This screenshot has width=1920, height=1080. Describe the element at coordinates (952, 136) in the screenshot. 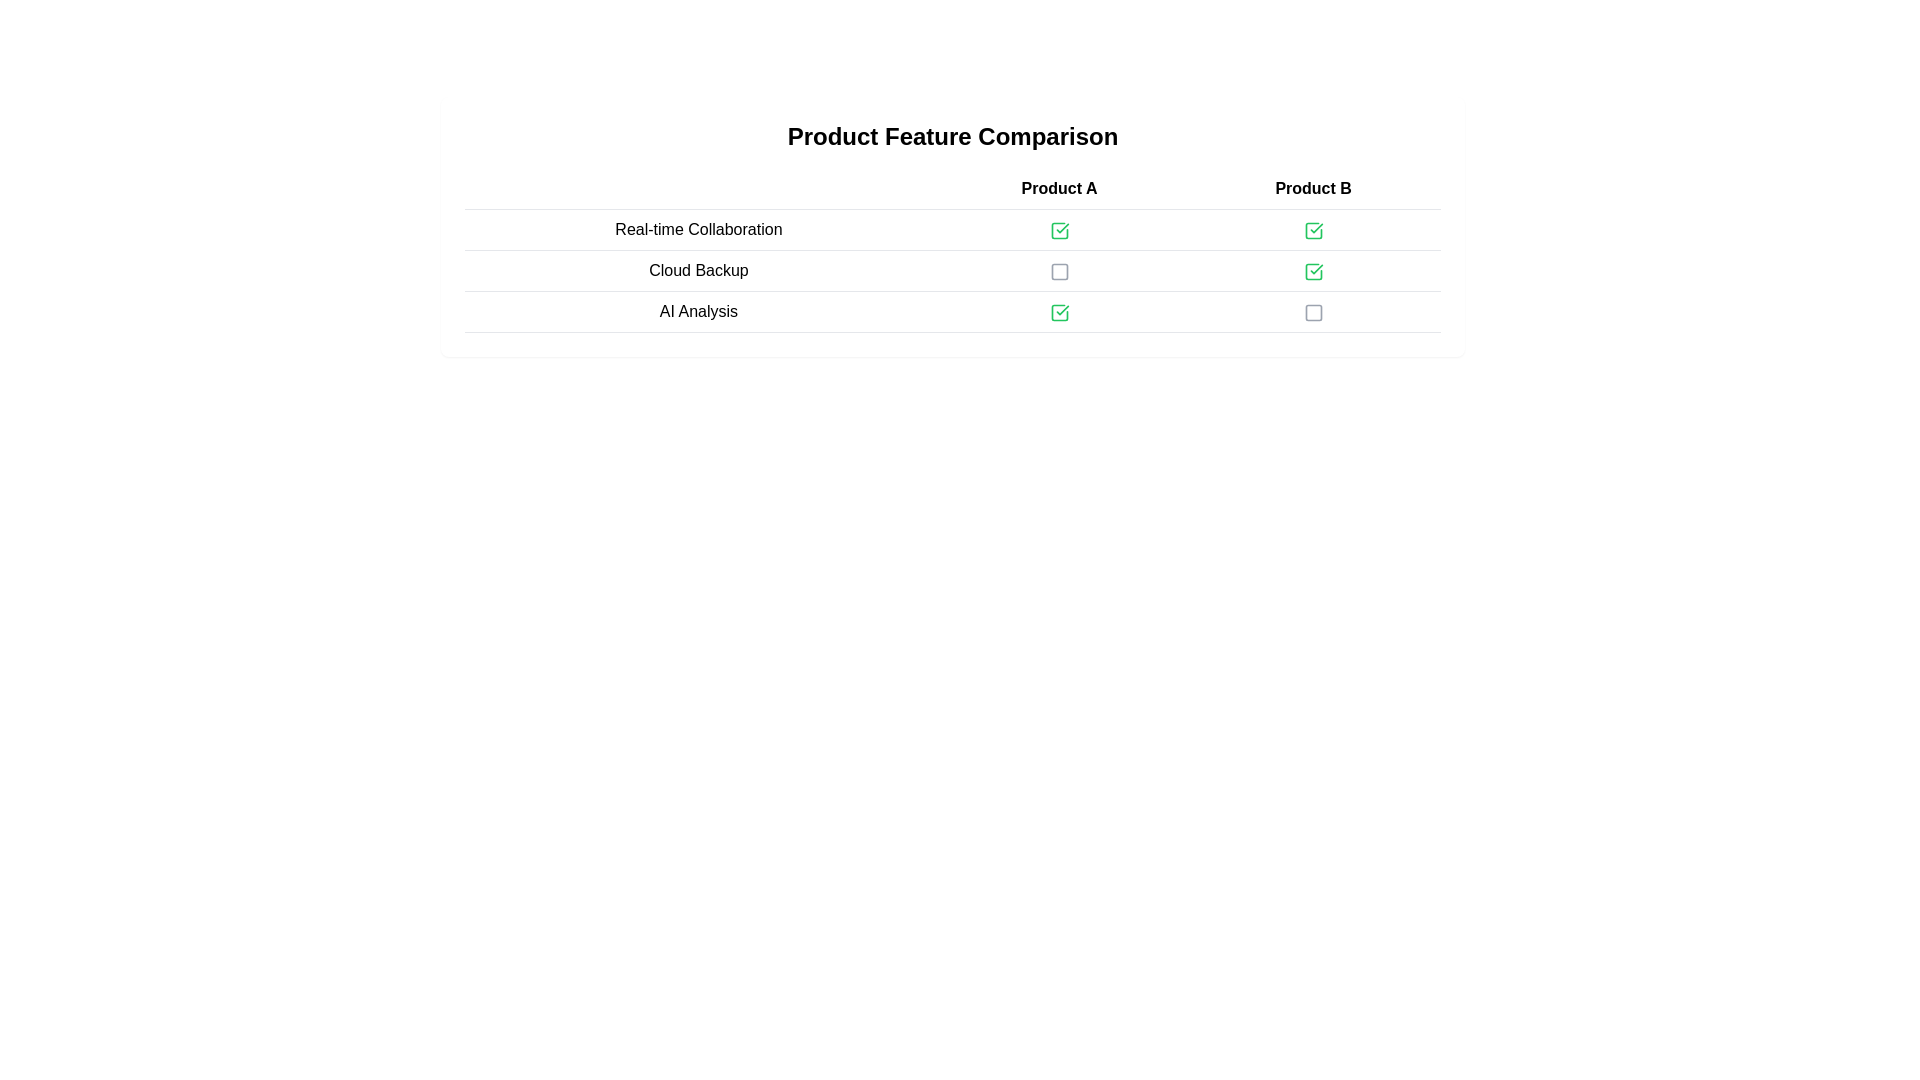

I see `the prominently displayed static text header reading 'Product Feature Comparison' located at the top of the content area` at that location.